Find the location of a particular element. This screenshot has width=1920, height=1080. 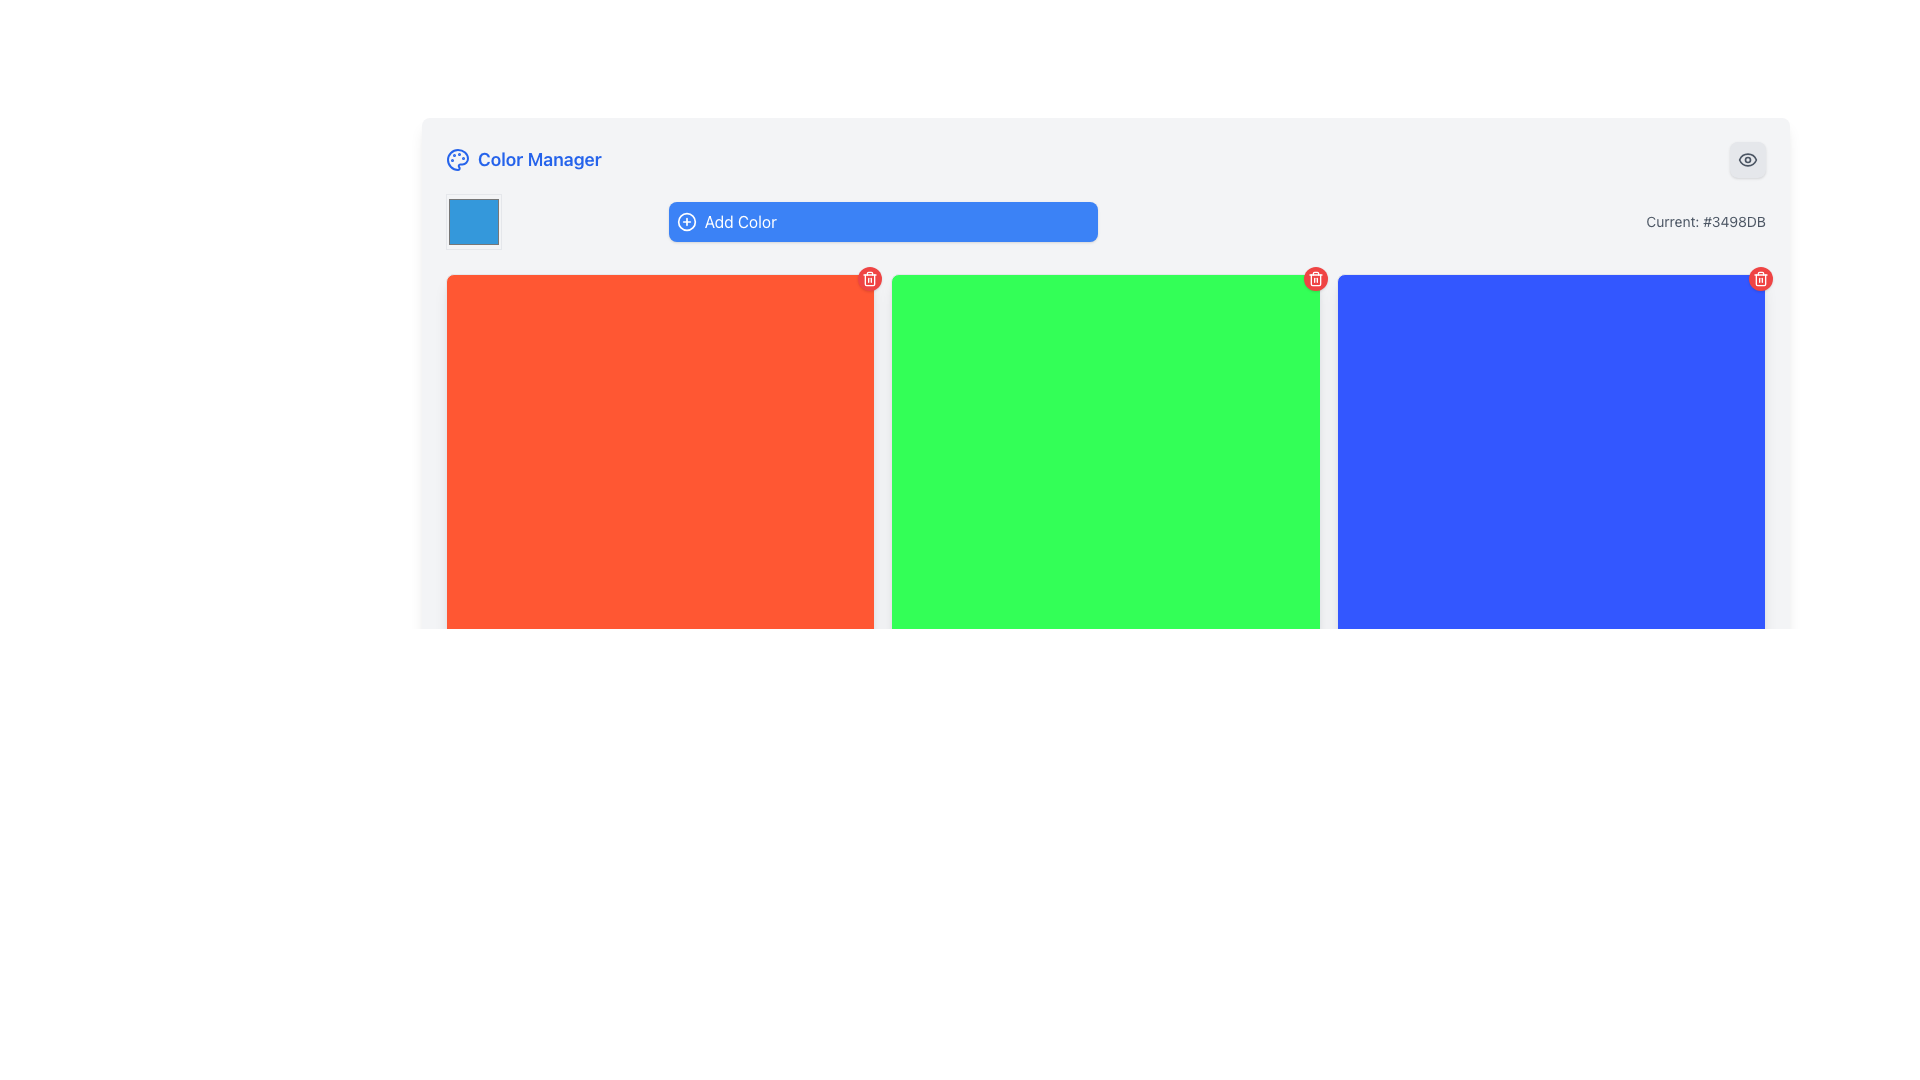

the small, round, red icon button featuring a white trash icon located at the top-right corner of the vibrant orange square tile is located at coordinates (870, 278).